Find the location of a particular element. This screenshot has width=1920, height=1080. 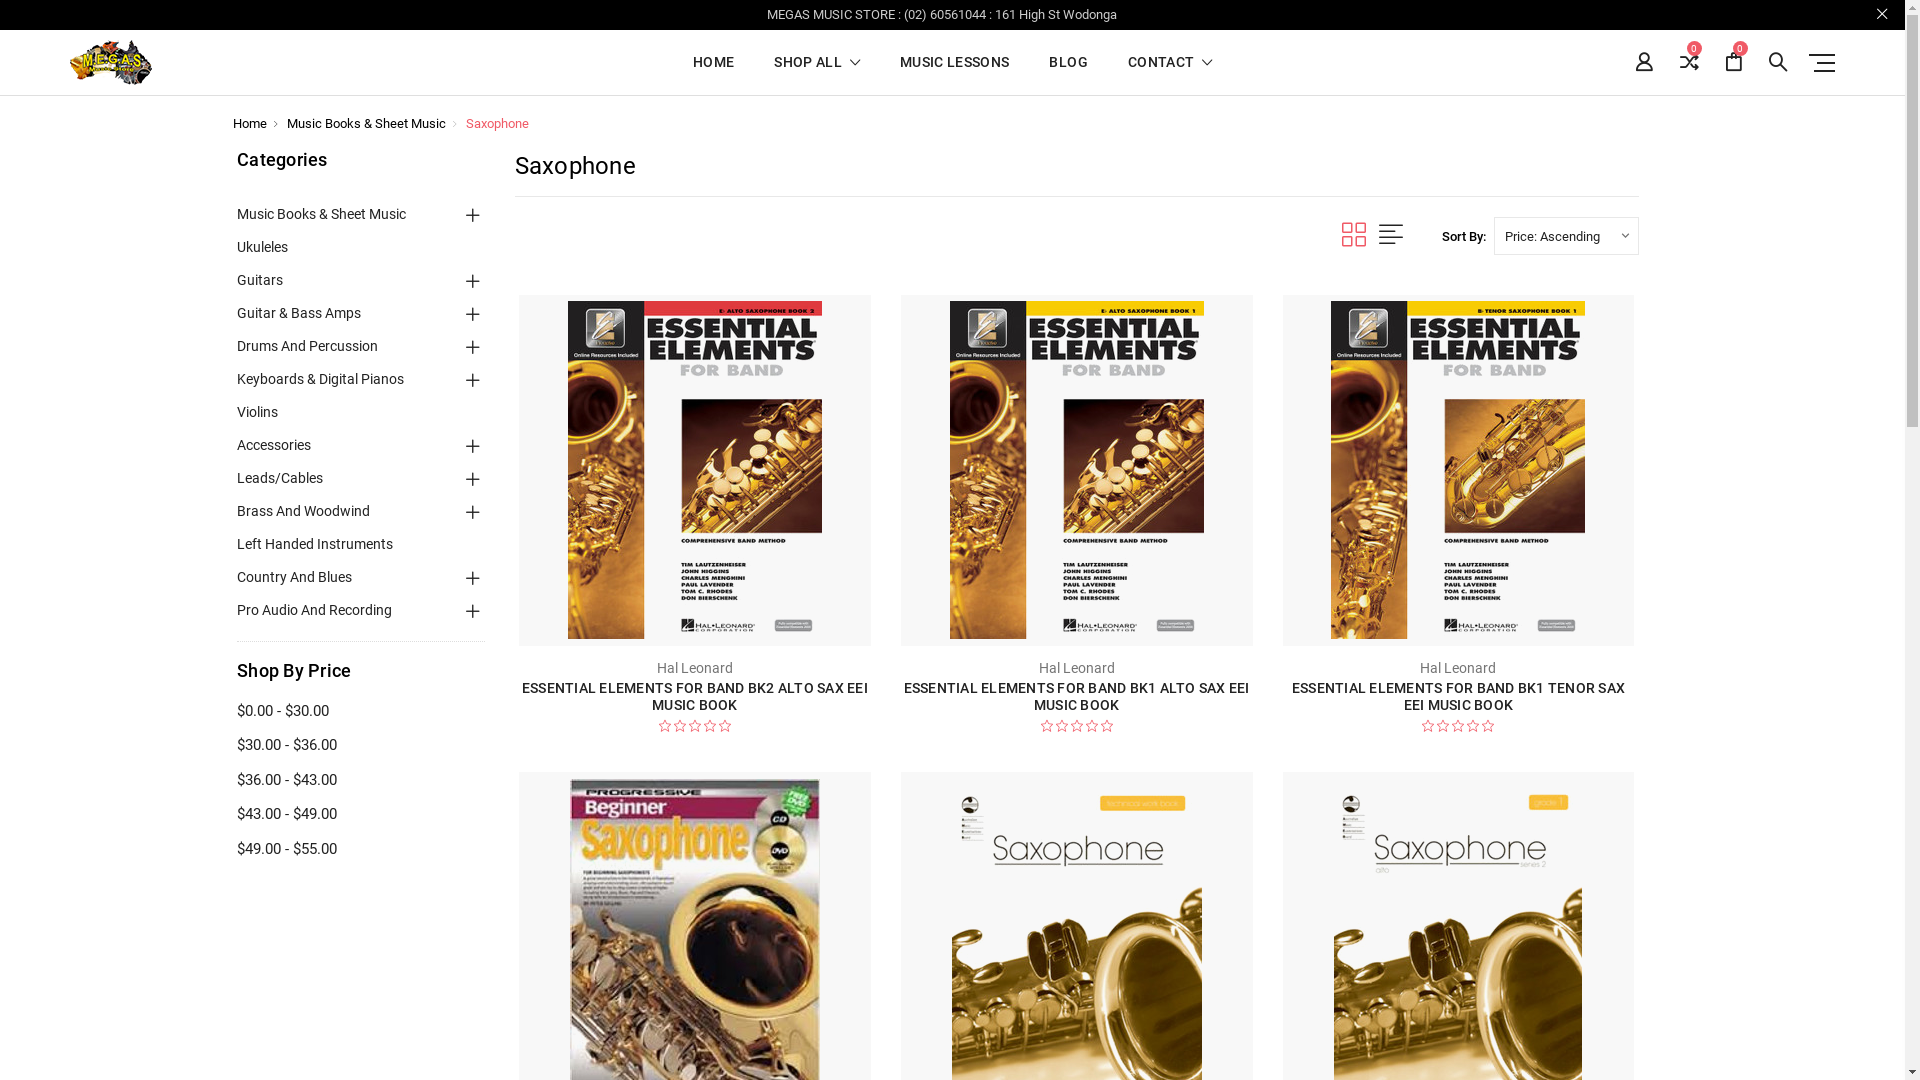

'Music Books & Sheet Music' is located at coordinates (321, 213).